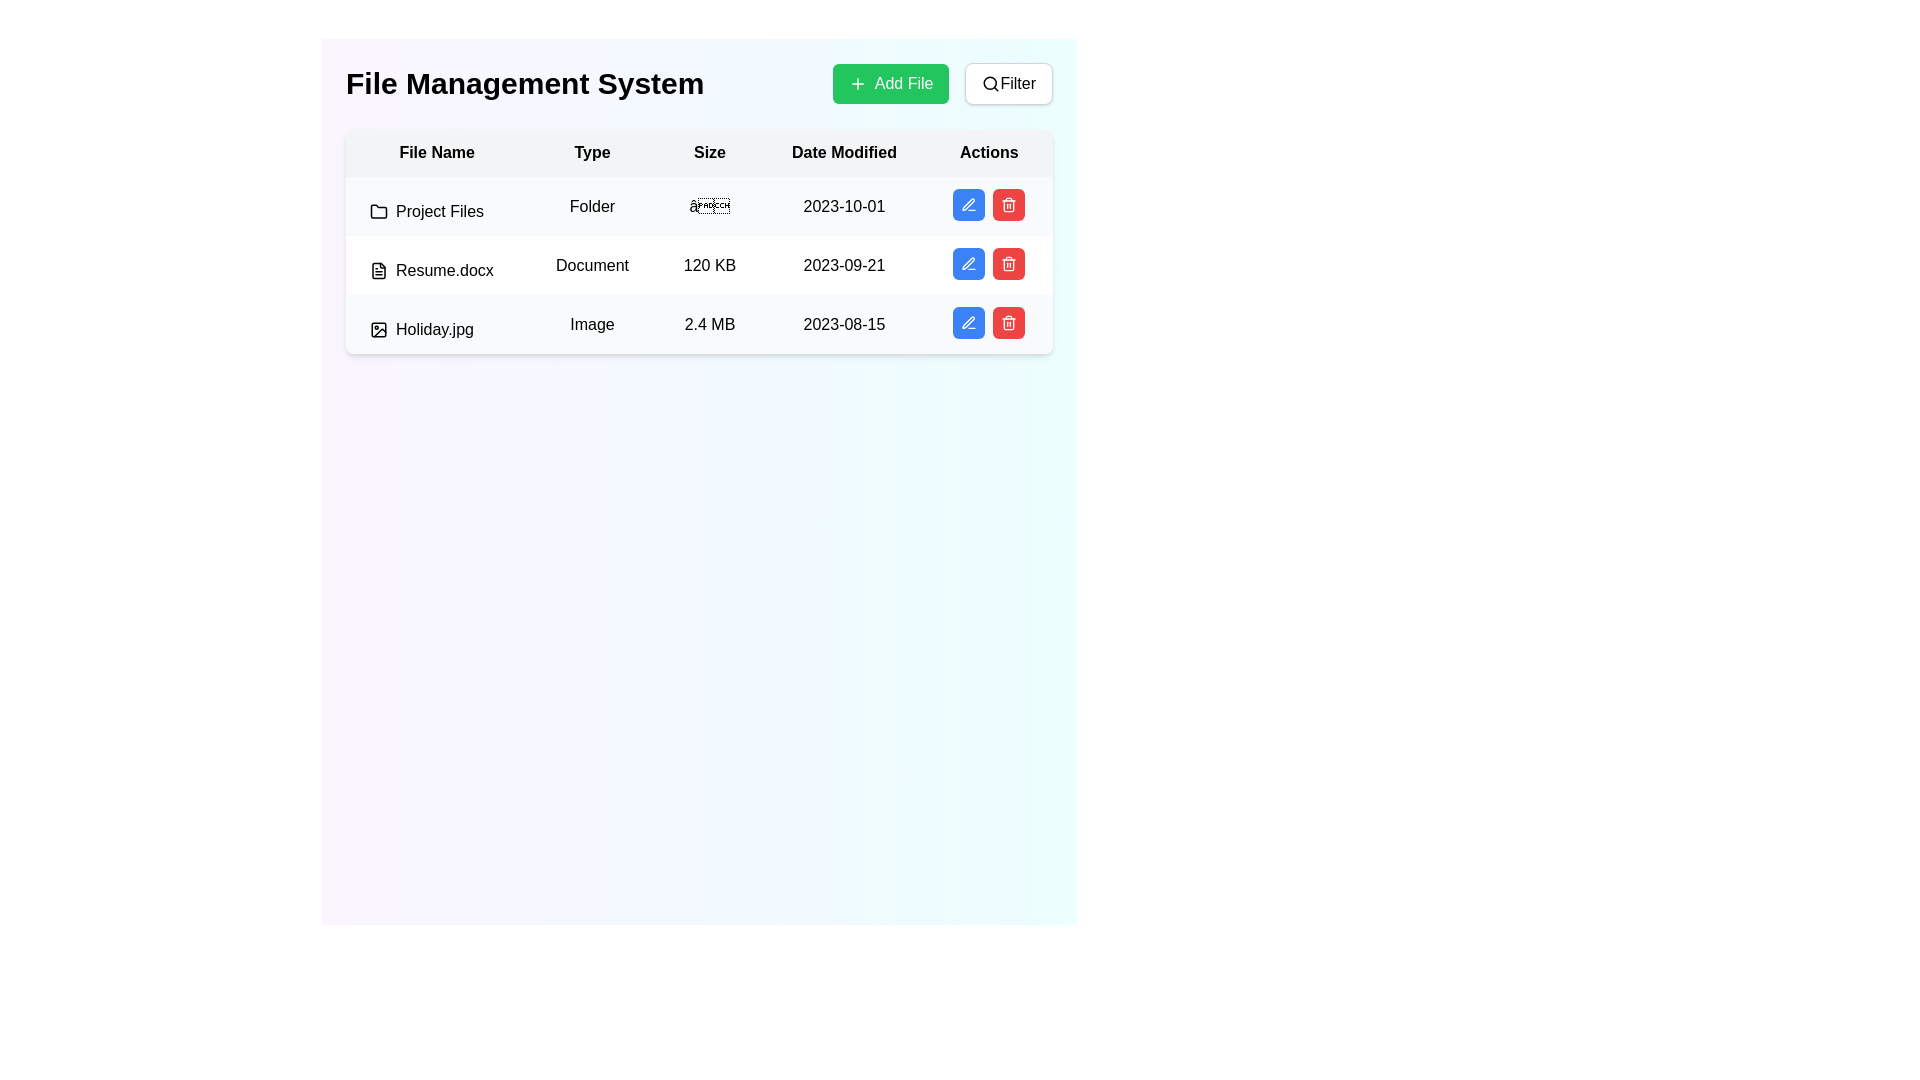 The image size is (1920, 1080). Describe the element at coordinates (710, 152) in the screenshot. I see `the 'Size' header label` at that location.